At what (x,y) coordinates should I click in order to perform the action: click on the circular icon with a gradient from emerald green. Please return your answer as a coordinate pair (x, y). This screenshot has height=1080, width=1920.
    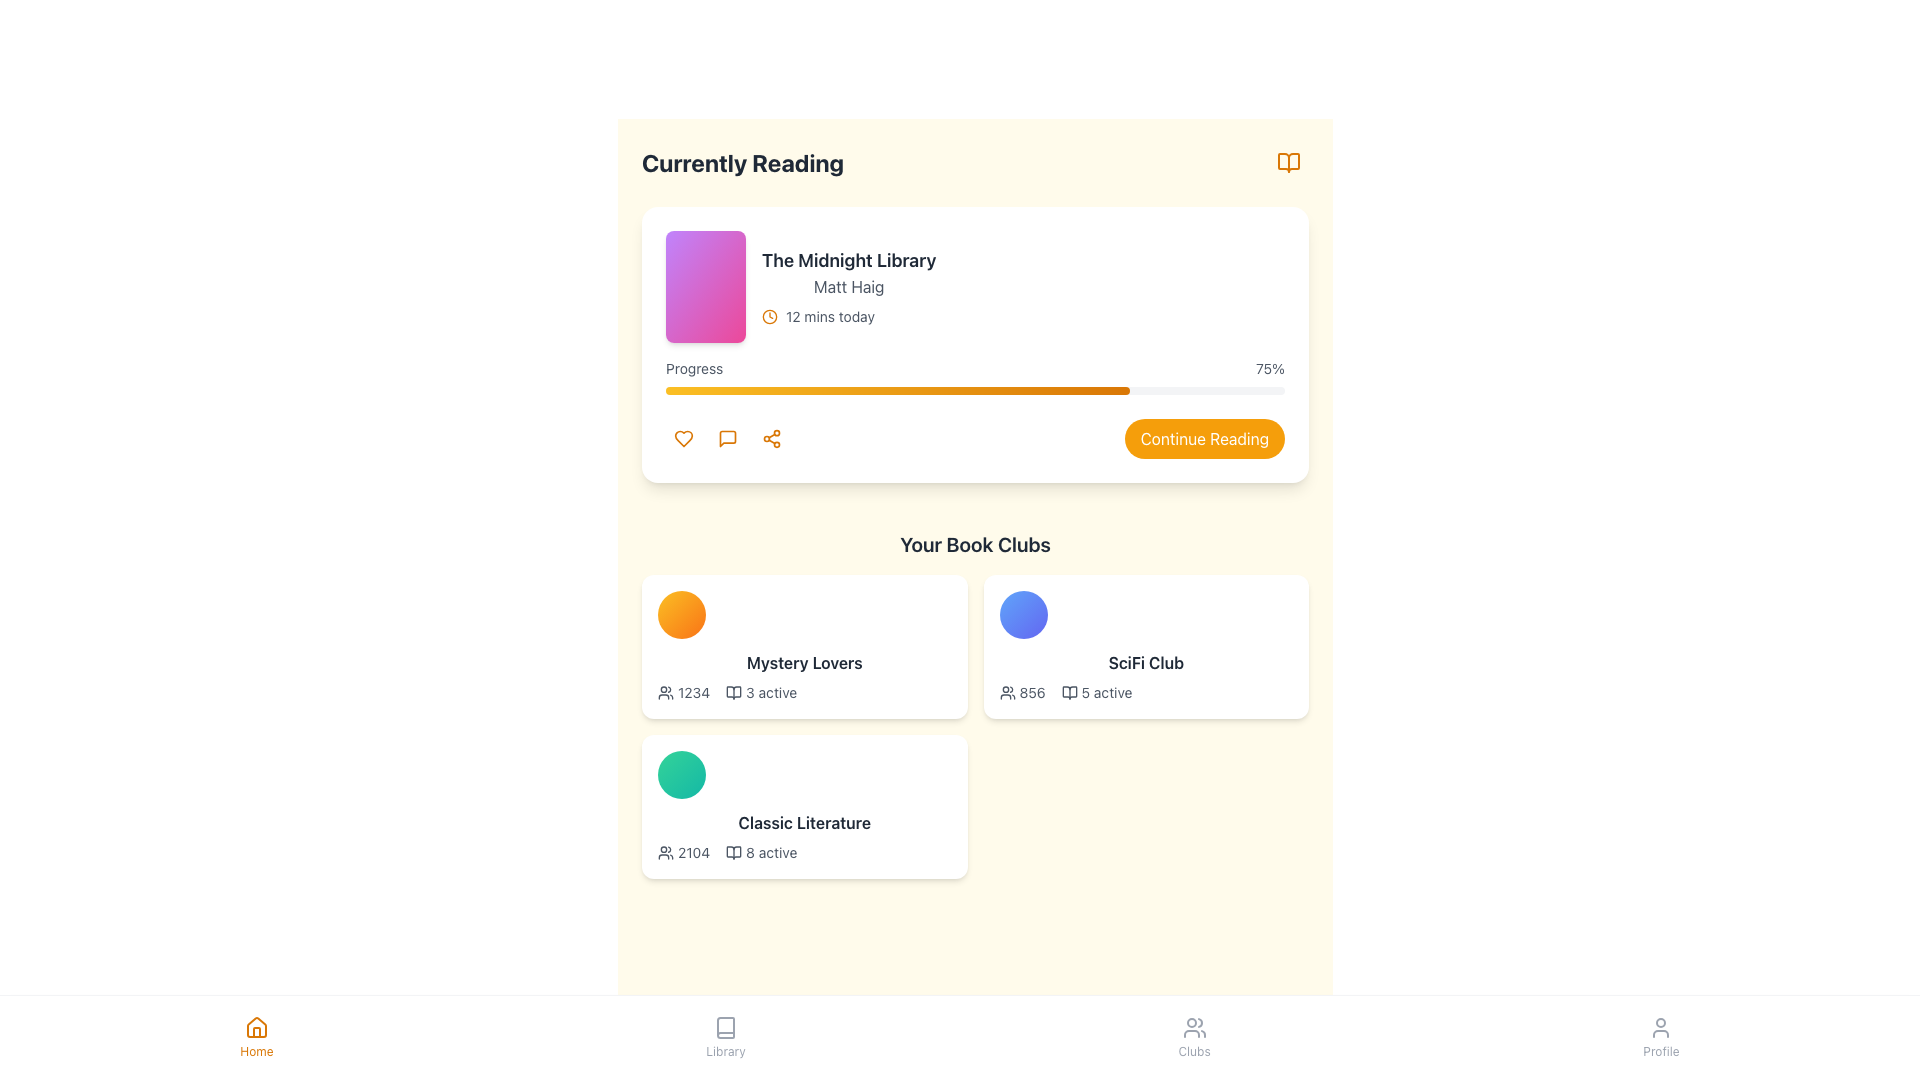
    Looking at the image, I should click on (681, 774).